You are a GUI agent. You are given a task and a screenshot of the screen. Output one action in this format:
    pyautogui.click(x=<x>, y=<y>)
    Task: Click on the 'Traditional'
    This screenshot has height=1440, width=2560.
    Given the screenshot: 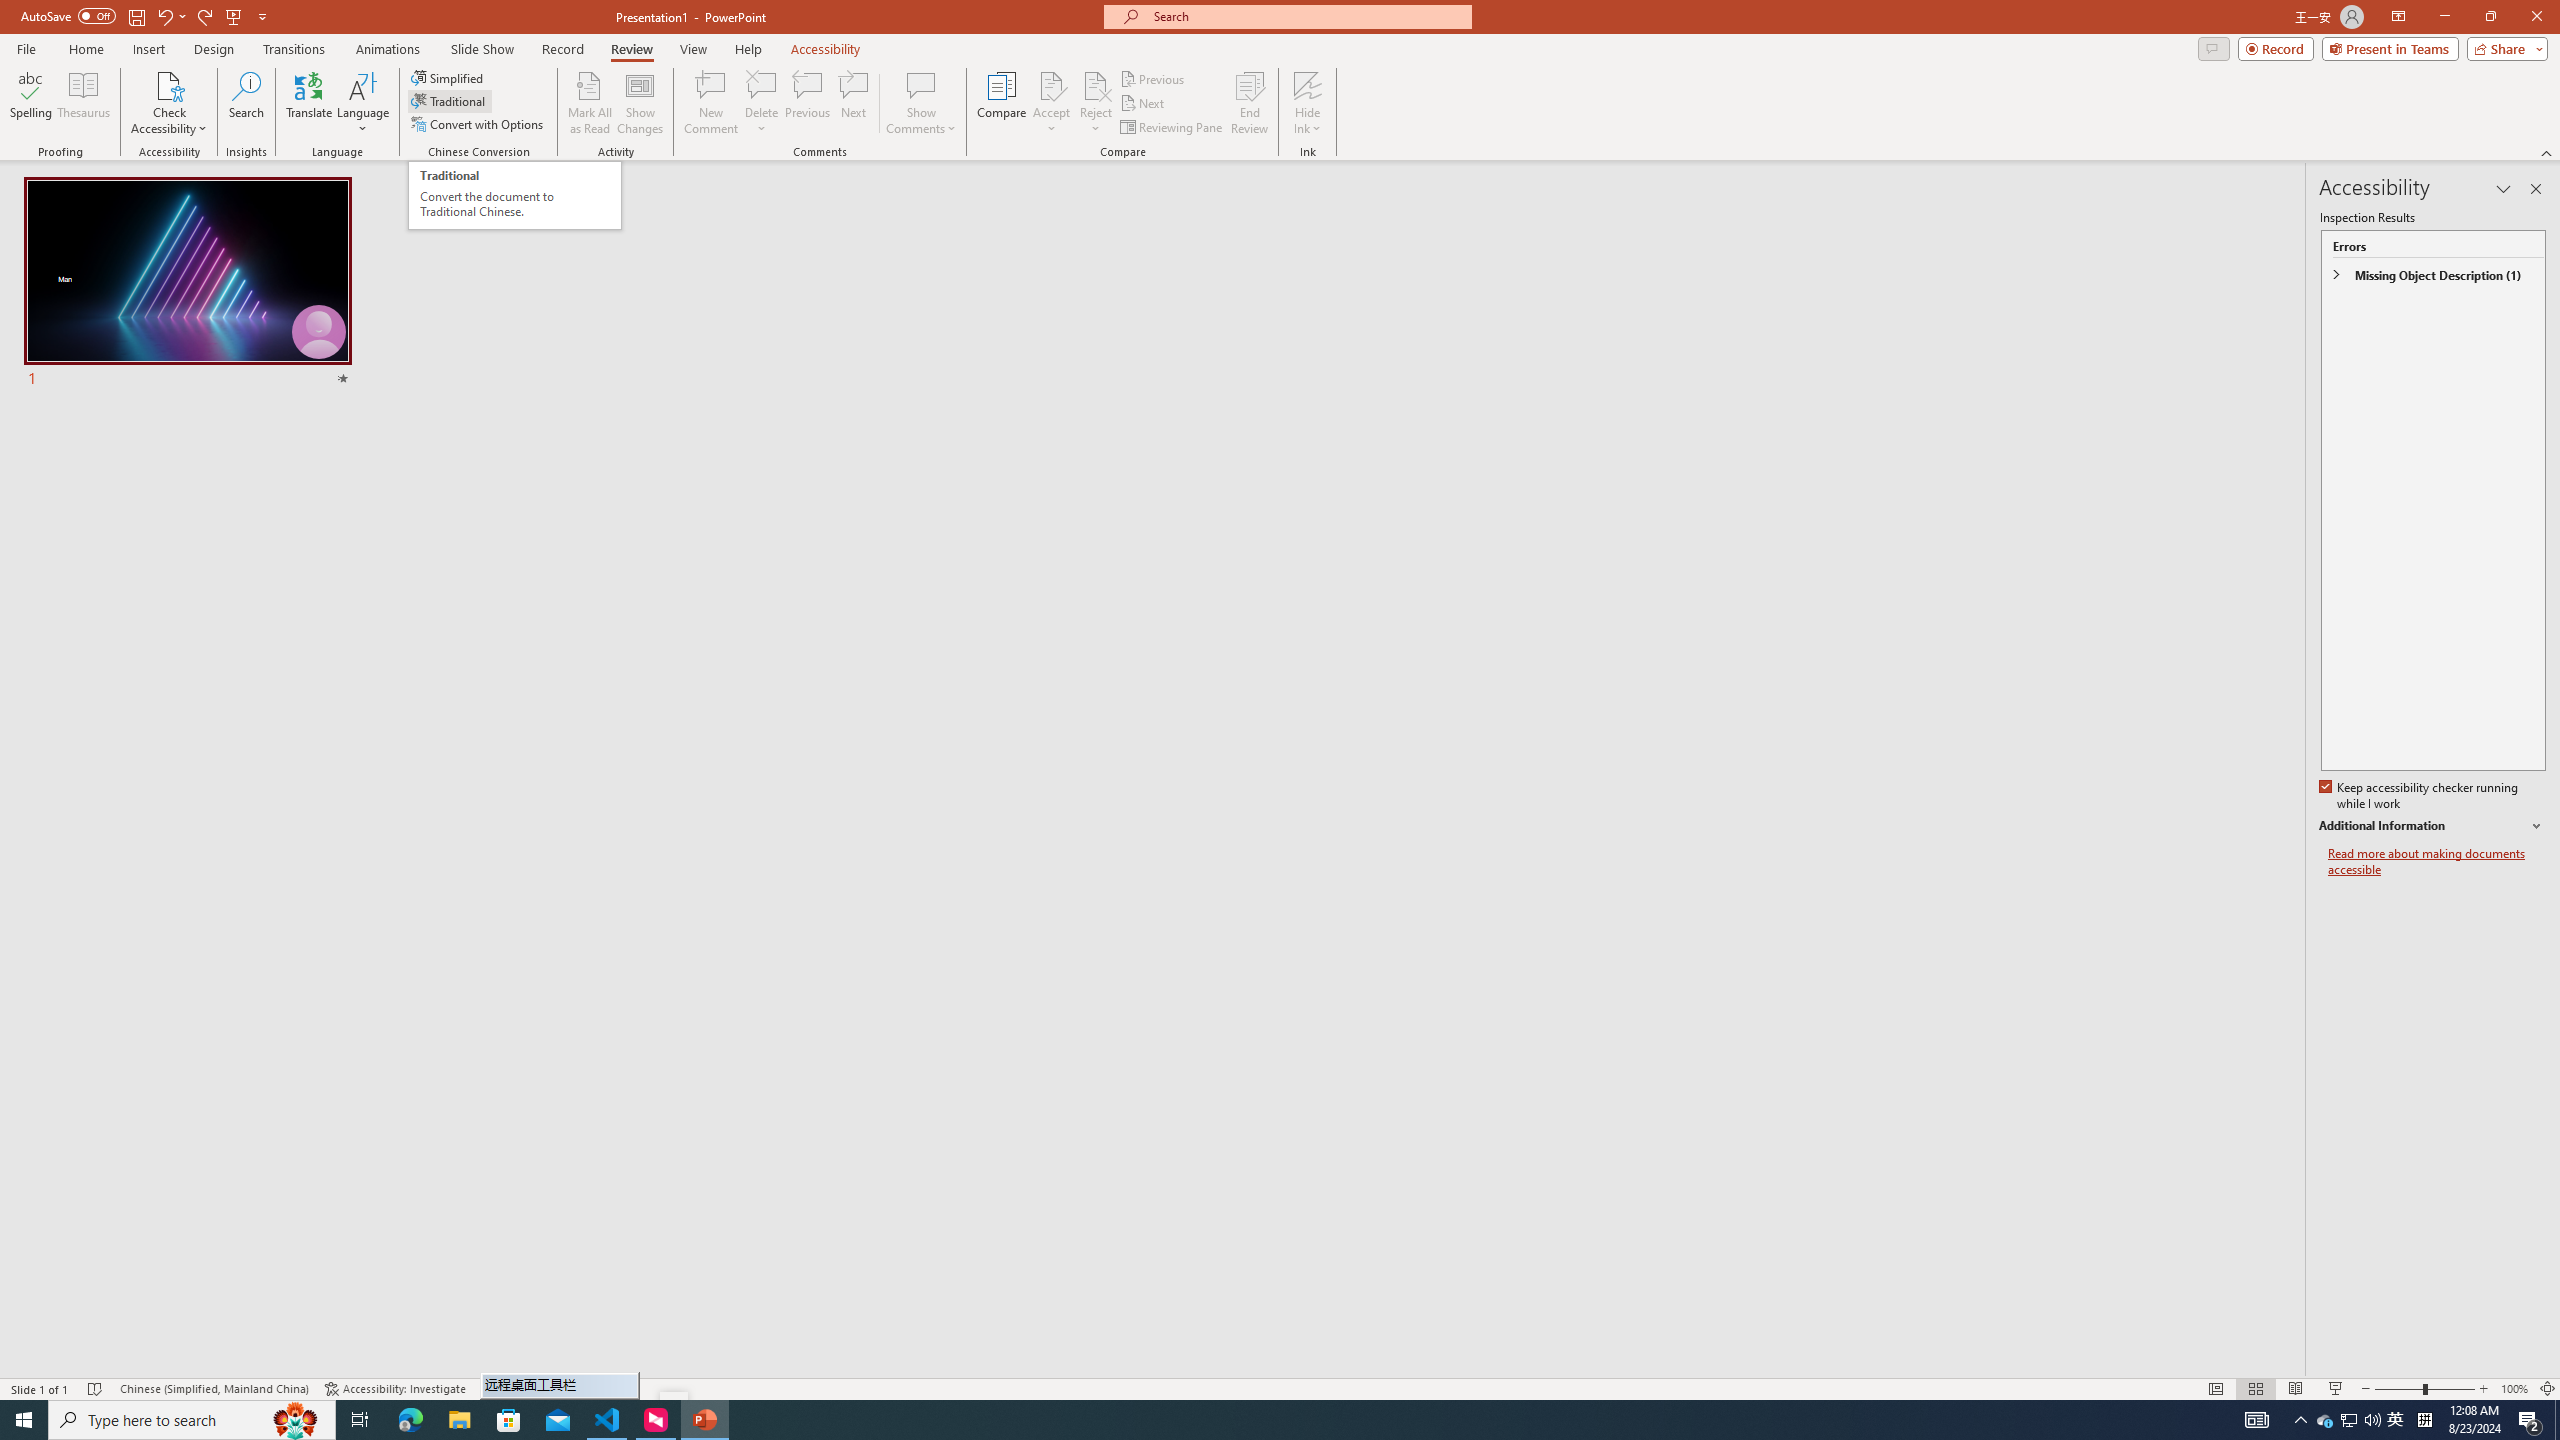 What is the action you would take?
    pyautogui.click(x=448, y=99)
    